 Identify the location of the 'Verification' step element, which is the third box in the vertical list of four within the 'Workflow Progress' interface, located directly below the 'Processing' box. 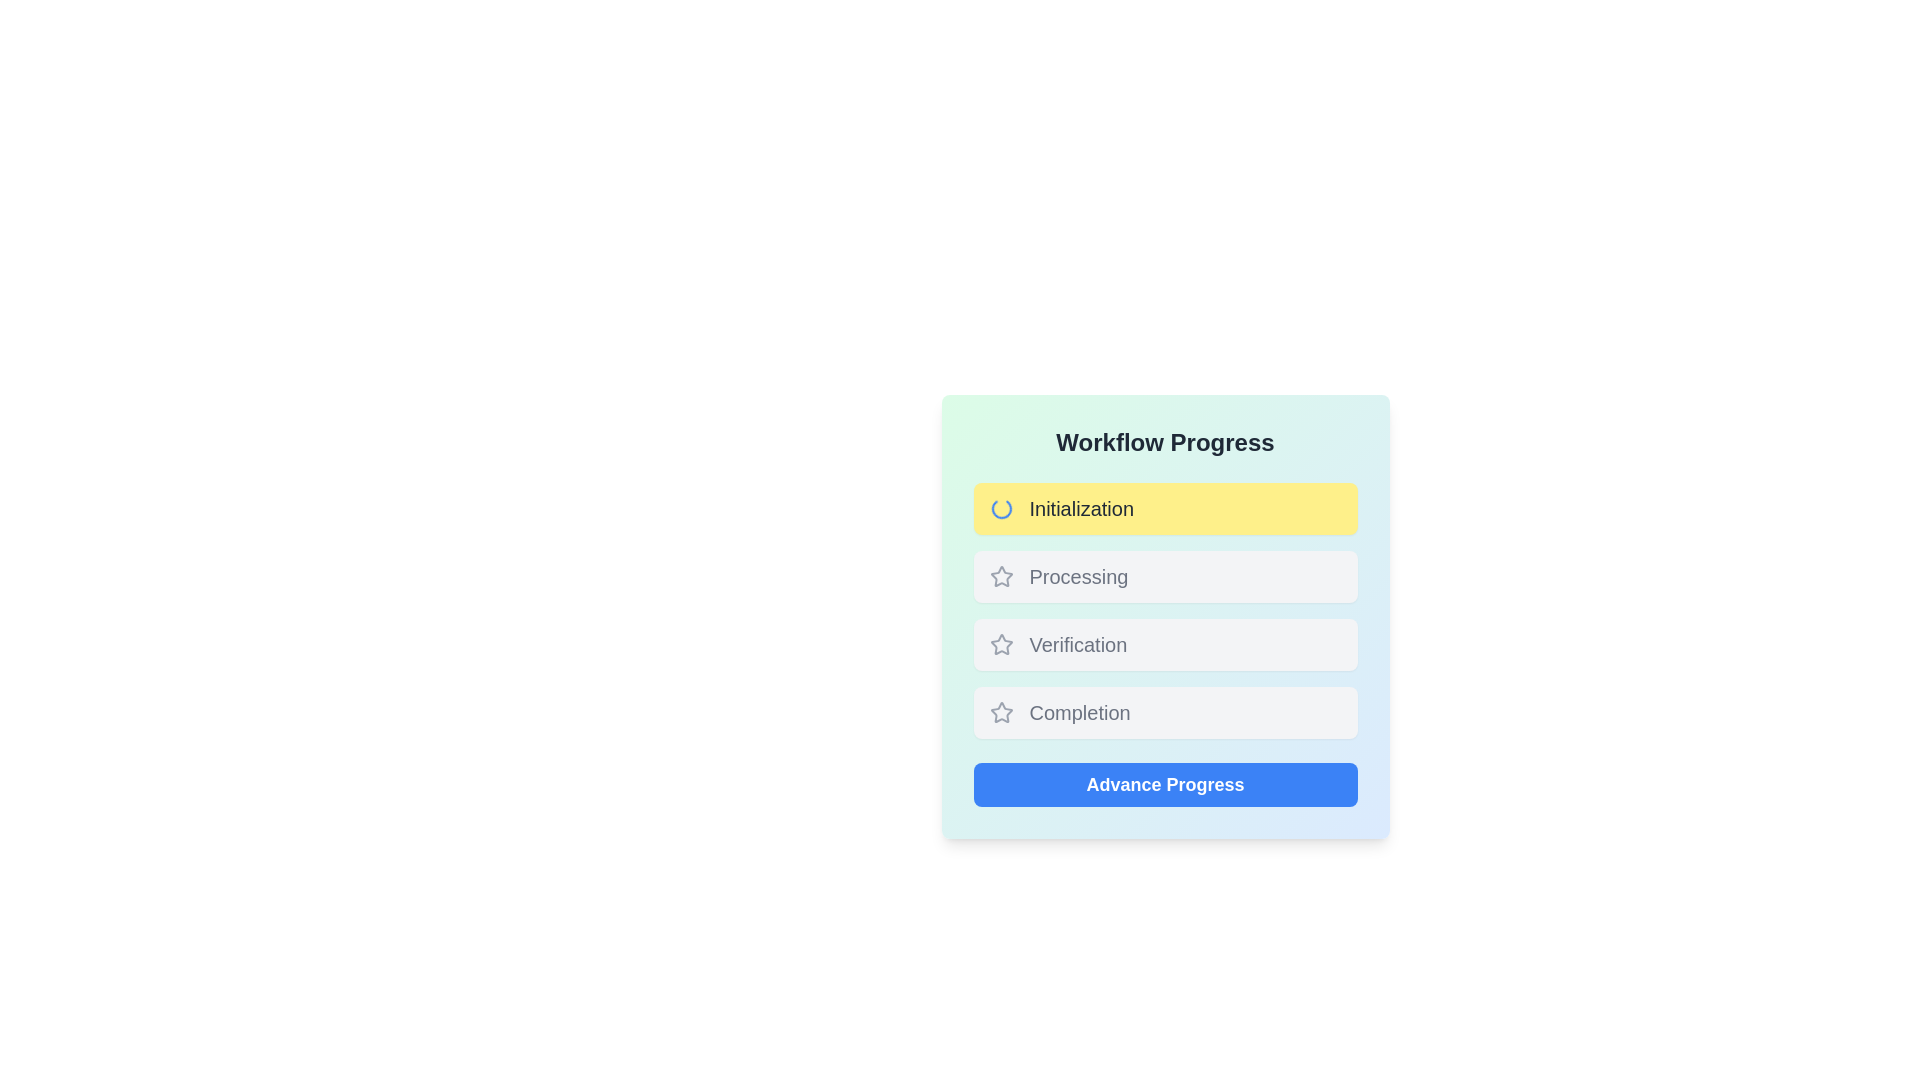
(1165, 644).